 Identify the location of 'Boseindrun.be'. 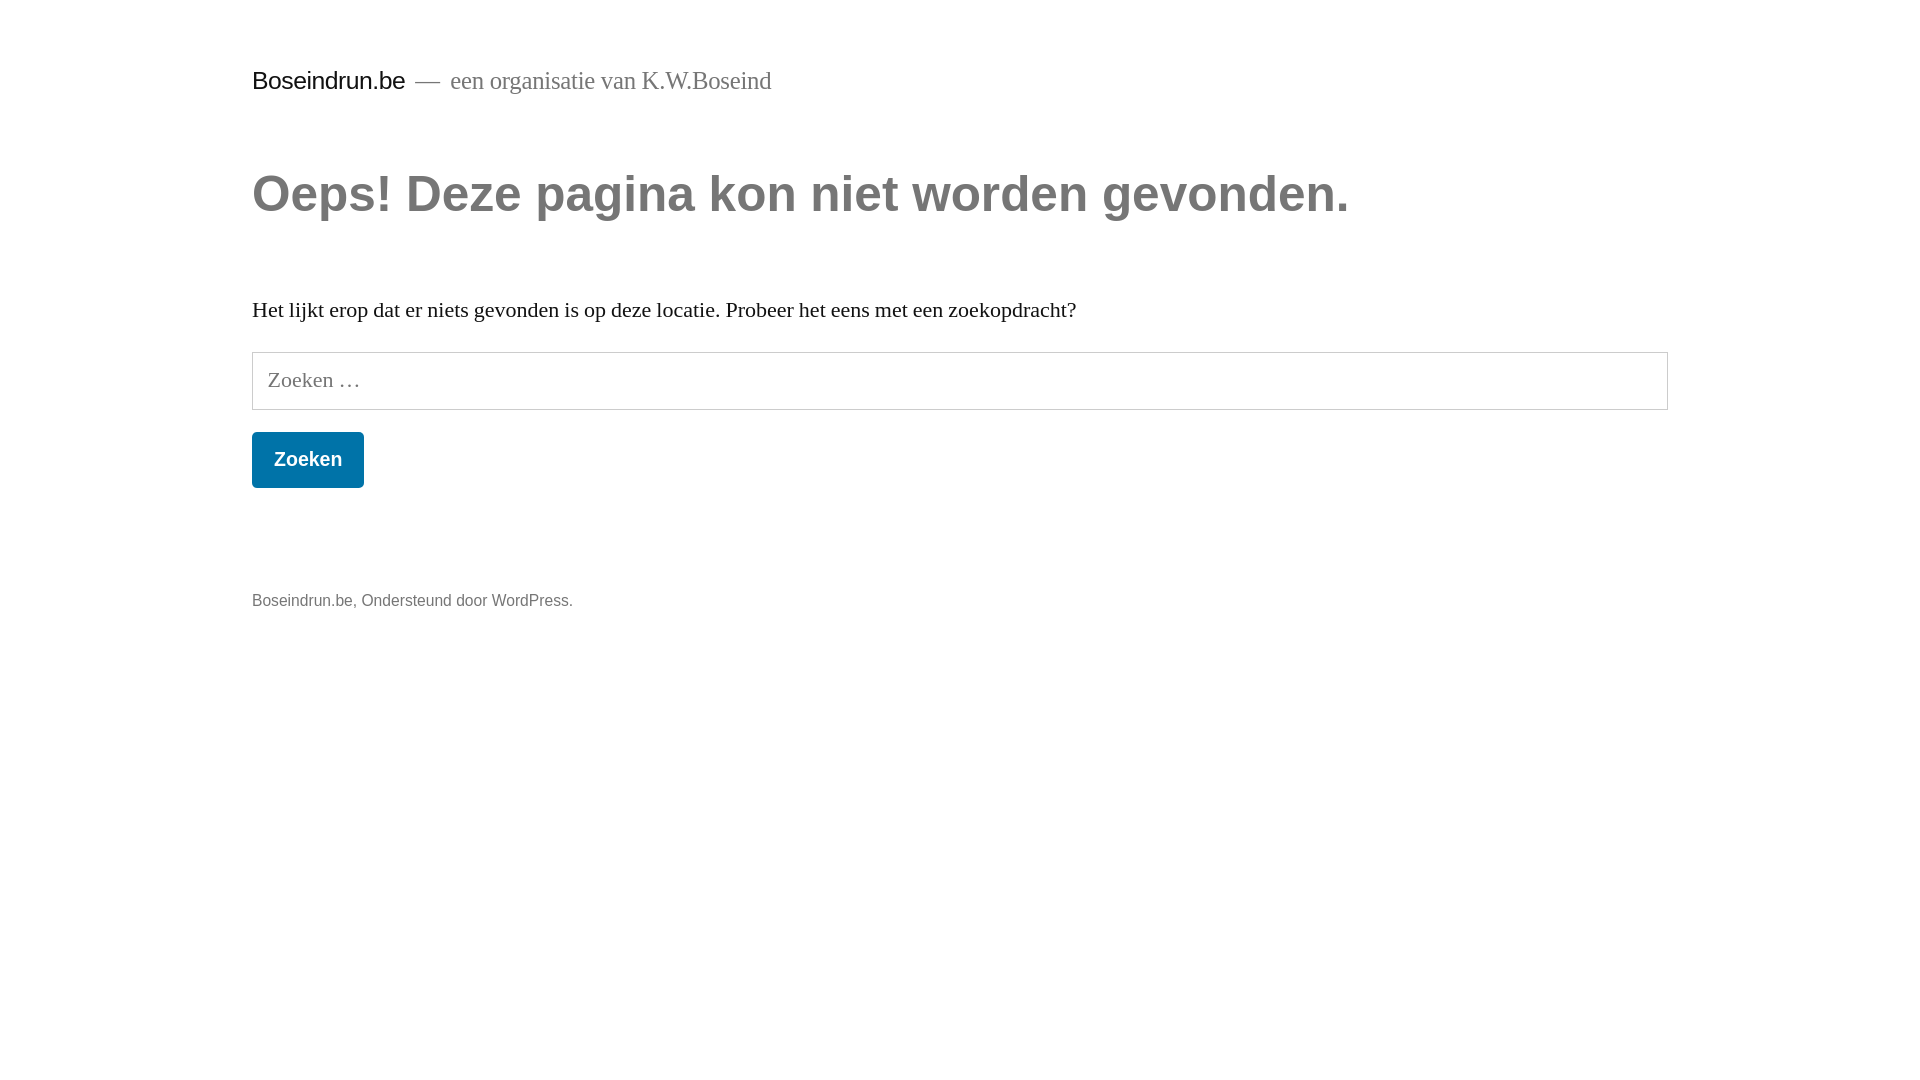
(328, 79).